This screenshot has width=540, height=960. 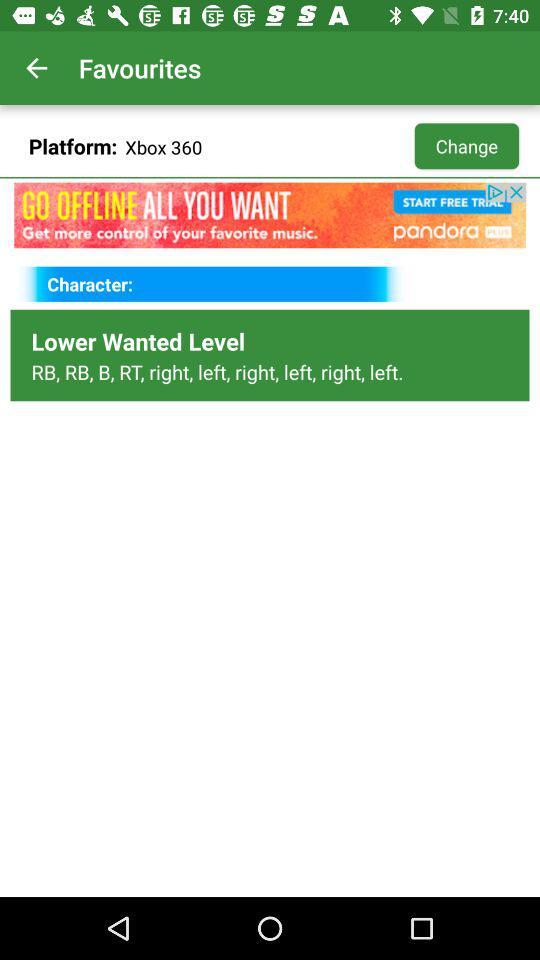 I want to click on in app advertisement space, so click(x=270, y=215).